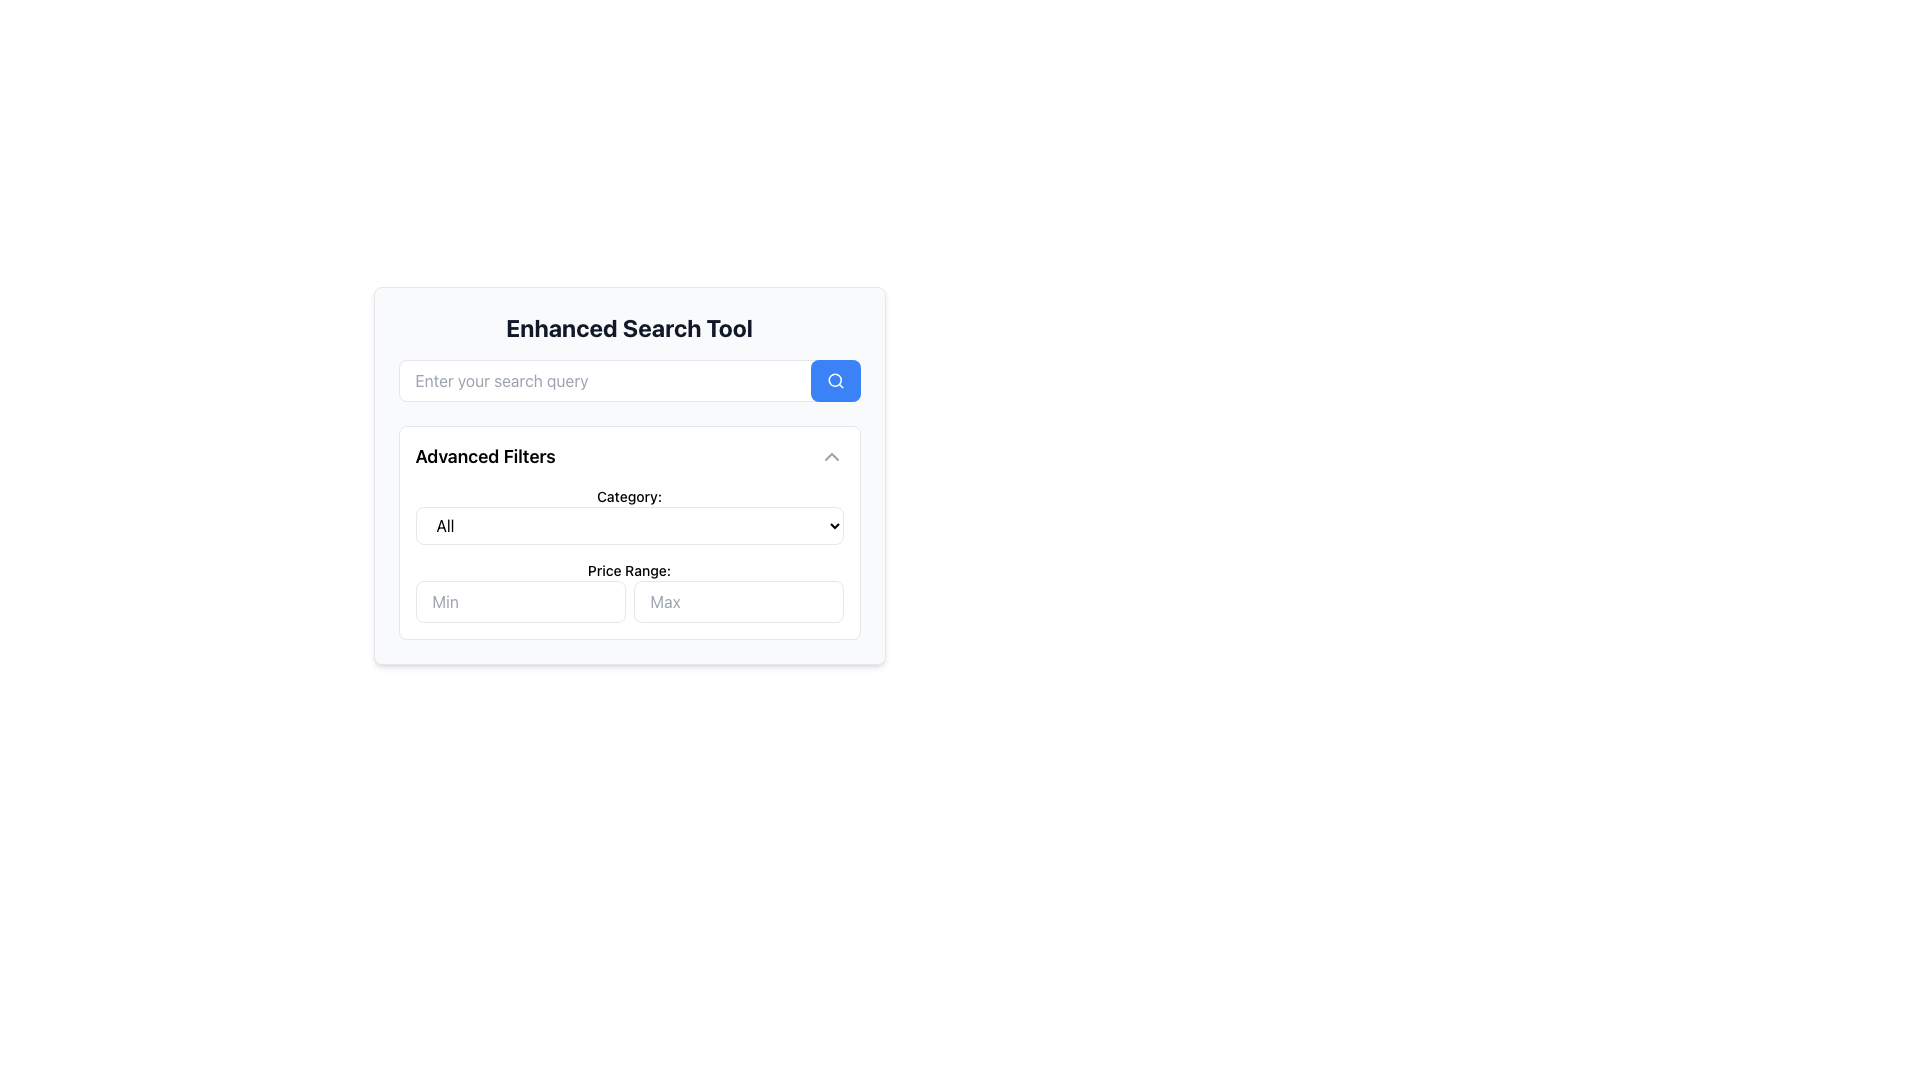  I want to click on the Text Label indicating the selection category for the dropdown menu labeled 'All' in the 'Advanced Filters' section, so click(628, 496).